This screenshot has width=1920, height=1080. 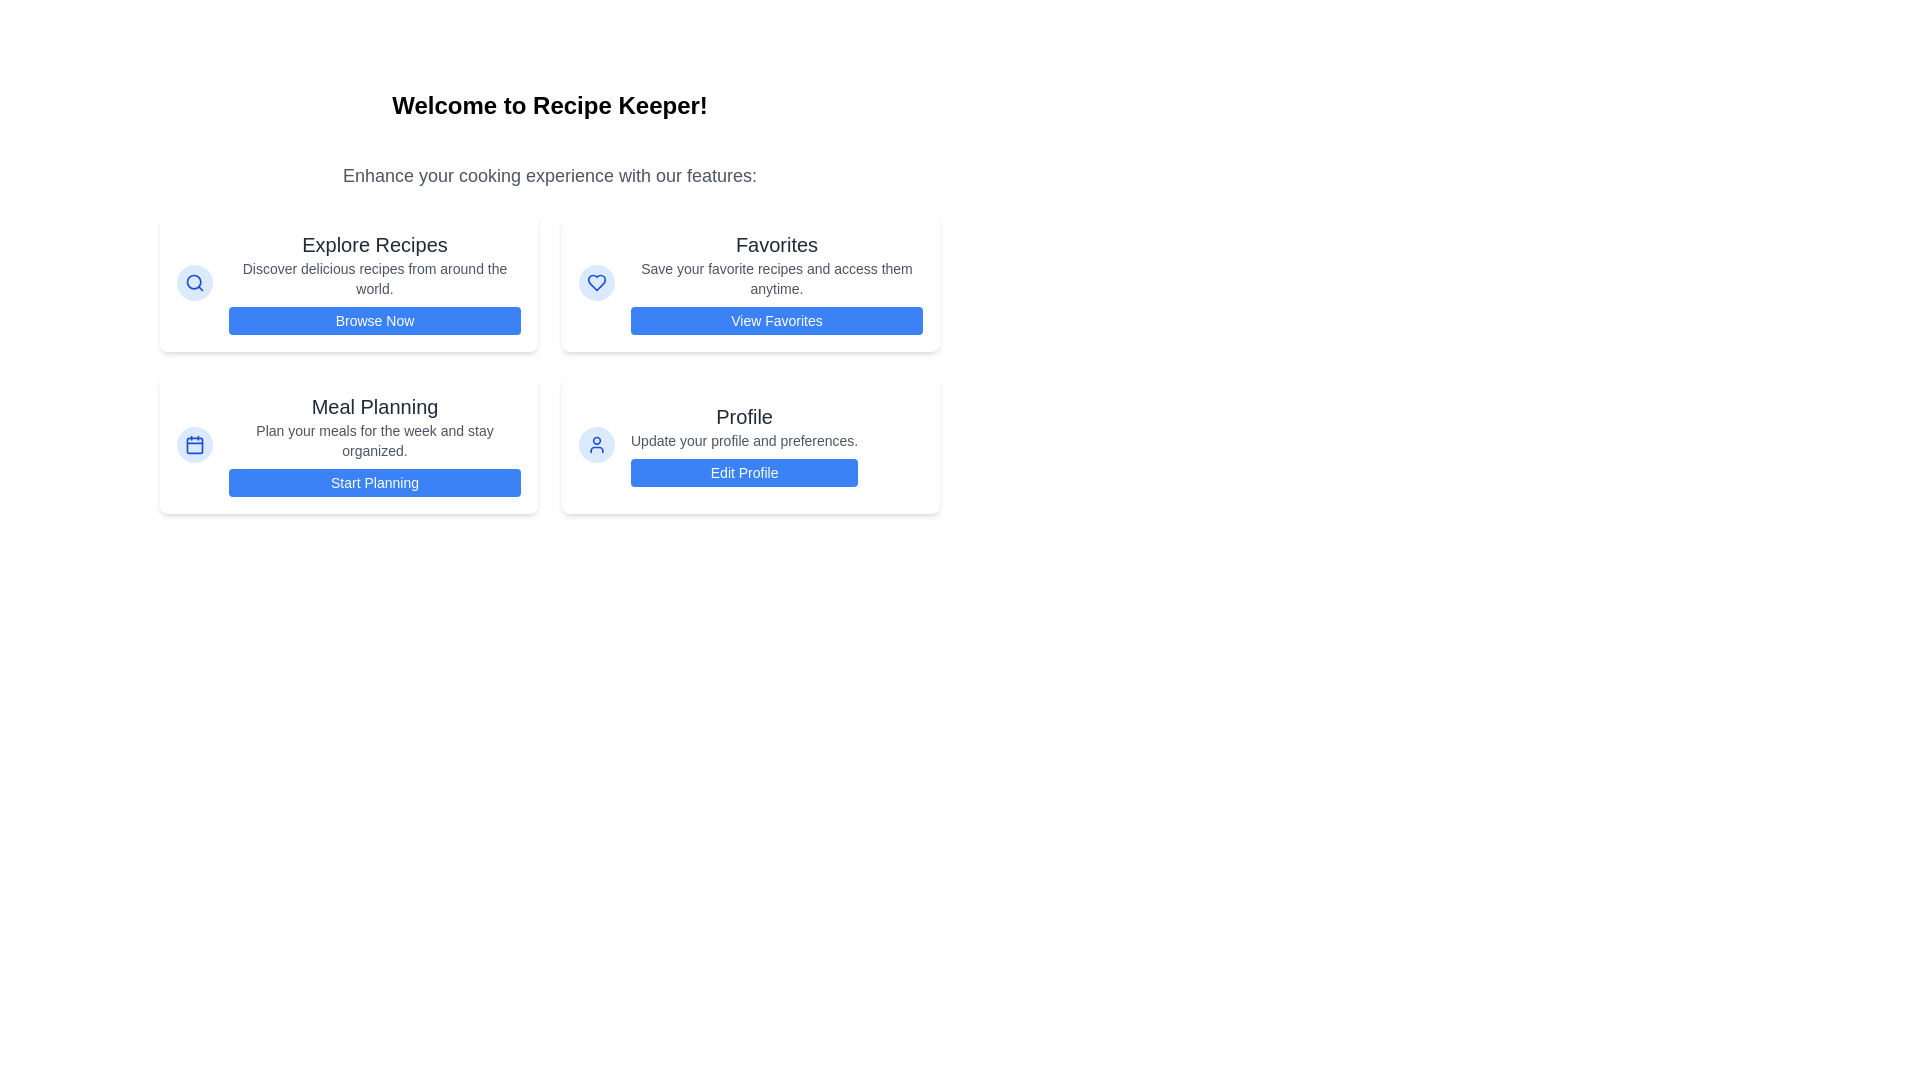 I want to click on the 'Meal Planning' icon located in the bottom-left quadrant of the interface, which visually represents the meal planning functionality, so click(x=195, y=443).